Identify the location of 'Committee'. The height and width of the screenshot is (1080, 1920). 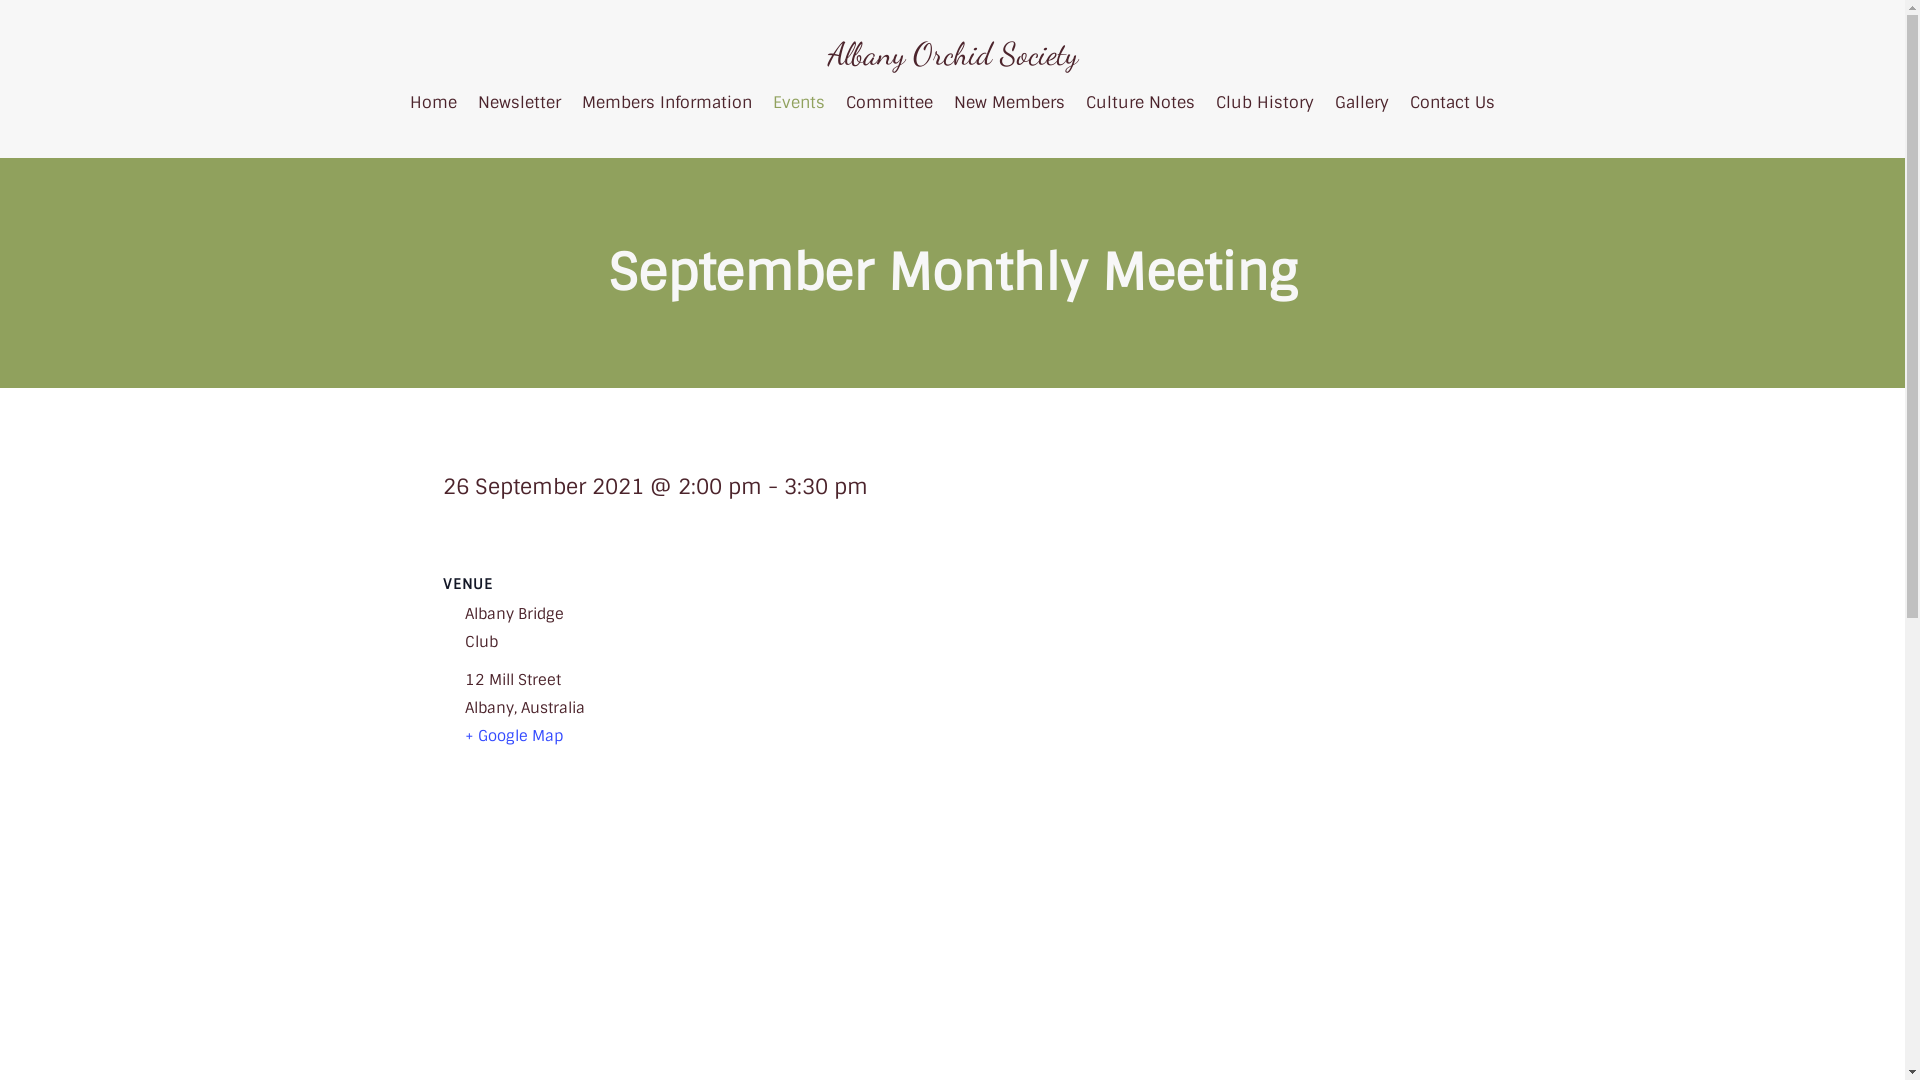
(888, 100).